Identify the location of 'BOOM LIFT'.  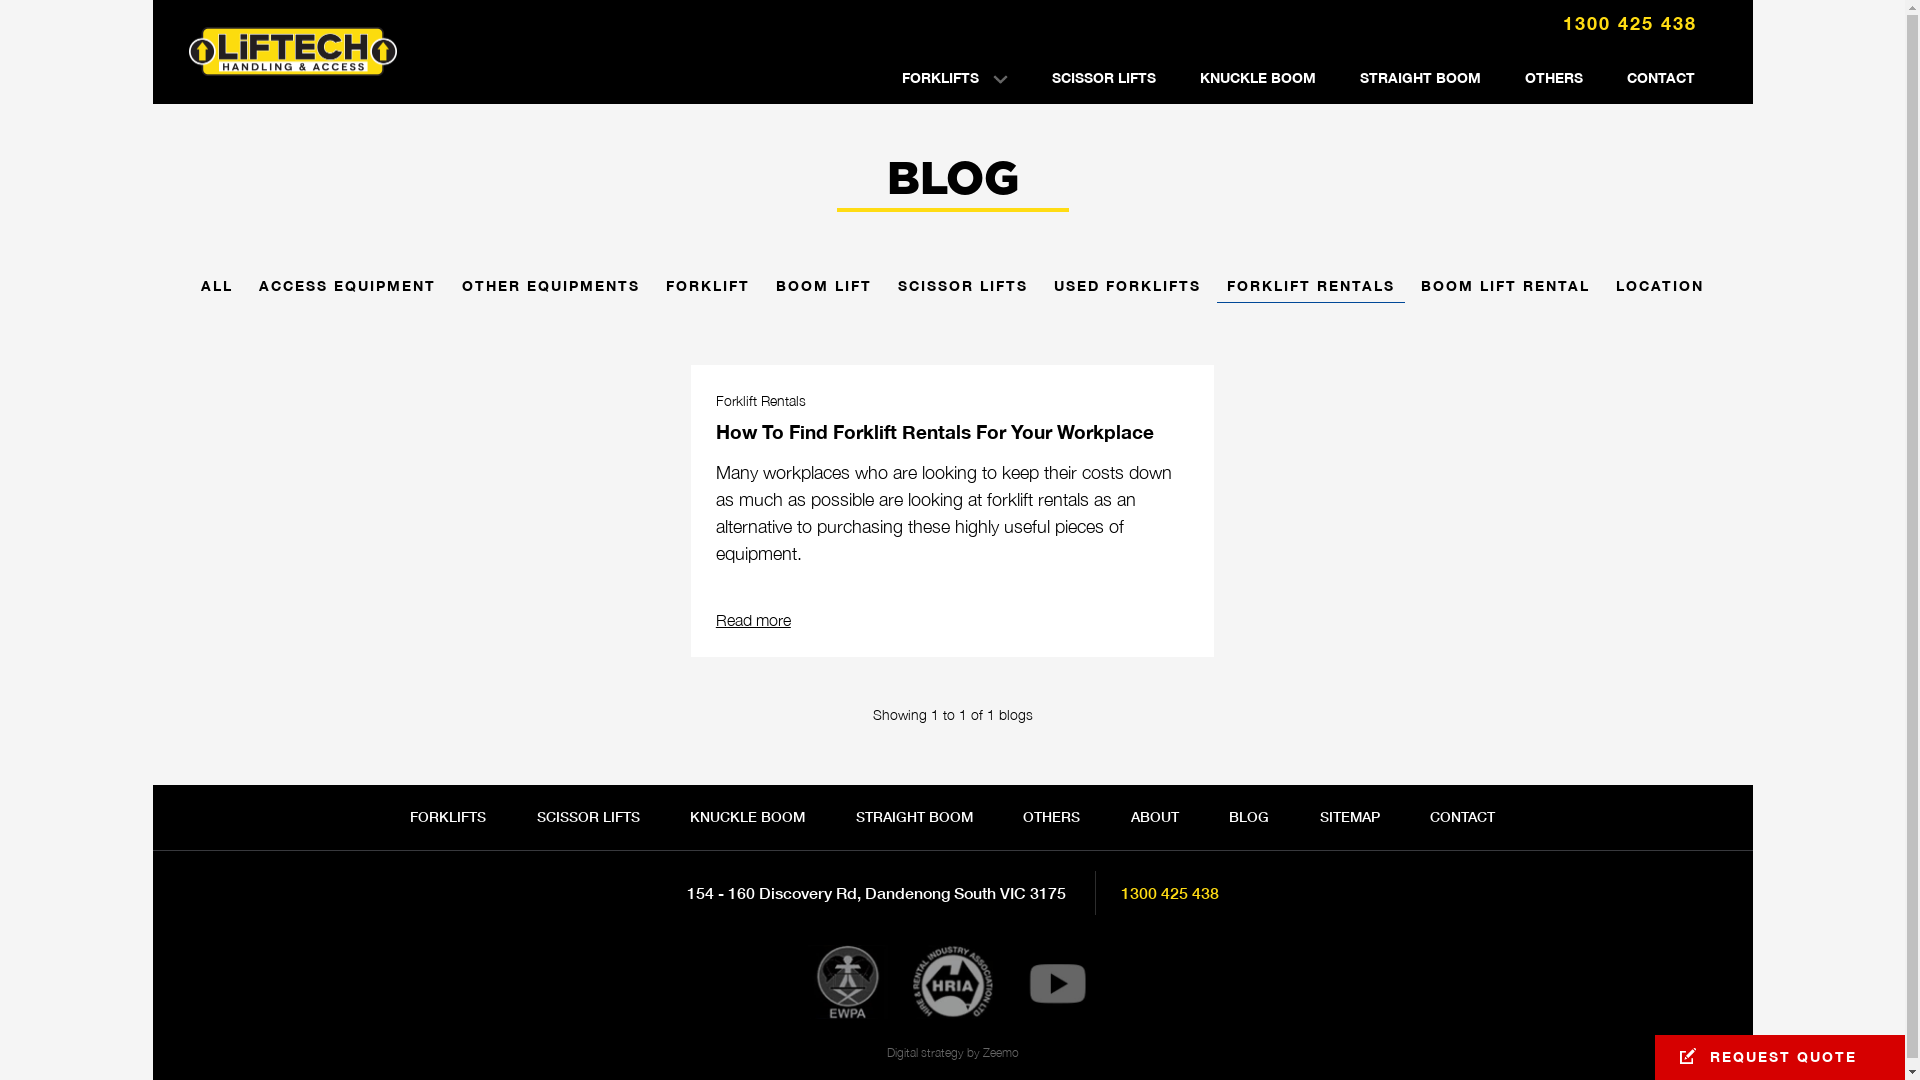
(765, 289).